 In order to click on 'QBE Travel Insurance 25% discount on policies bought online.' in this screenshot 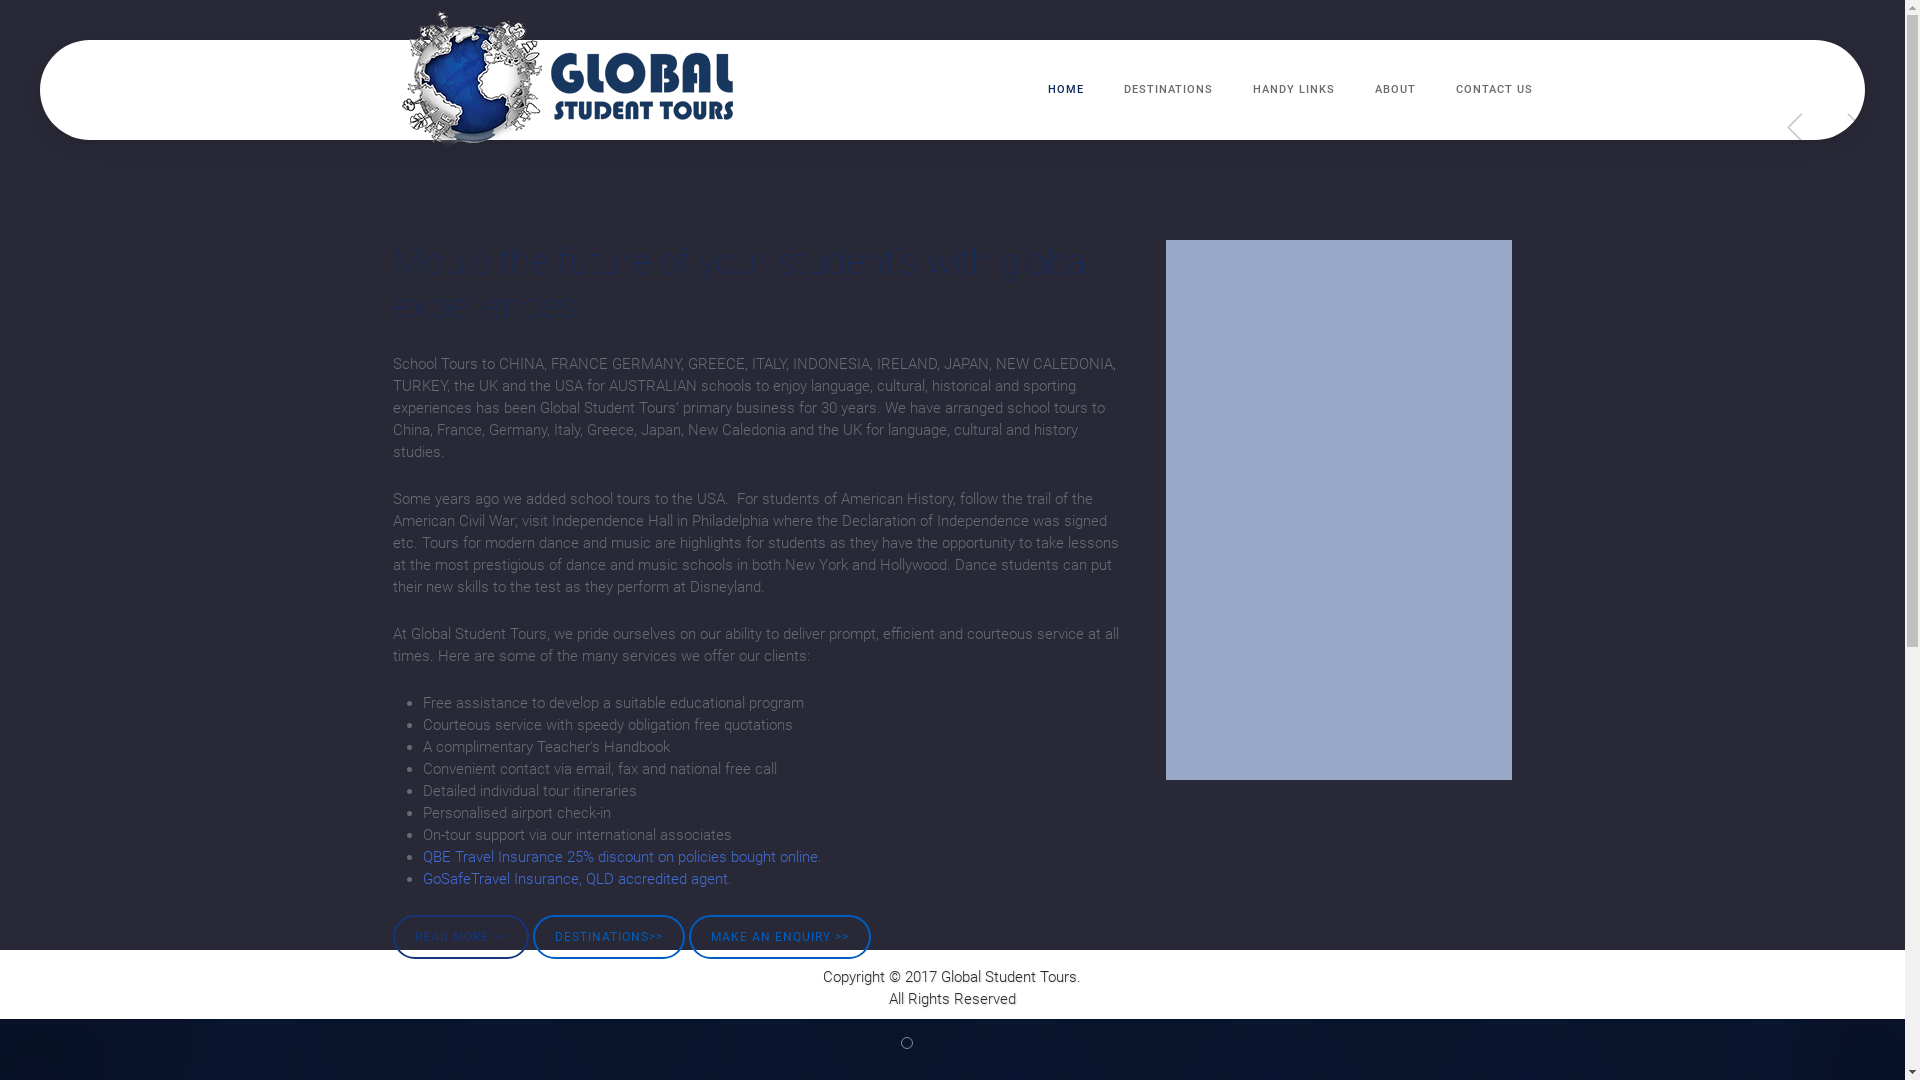, I will do `click(620, 855)`.